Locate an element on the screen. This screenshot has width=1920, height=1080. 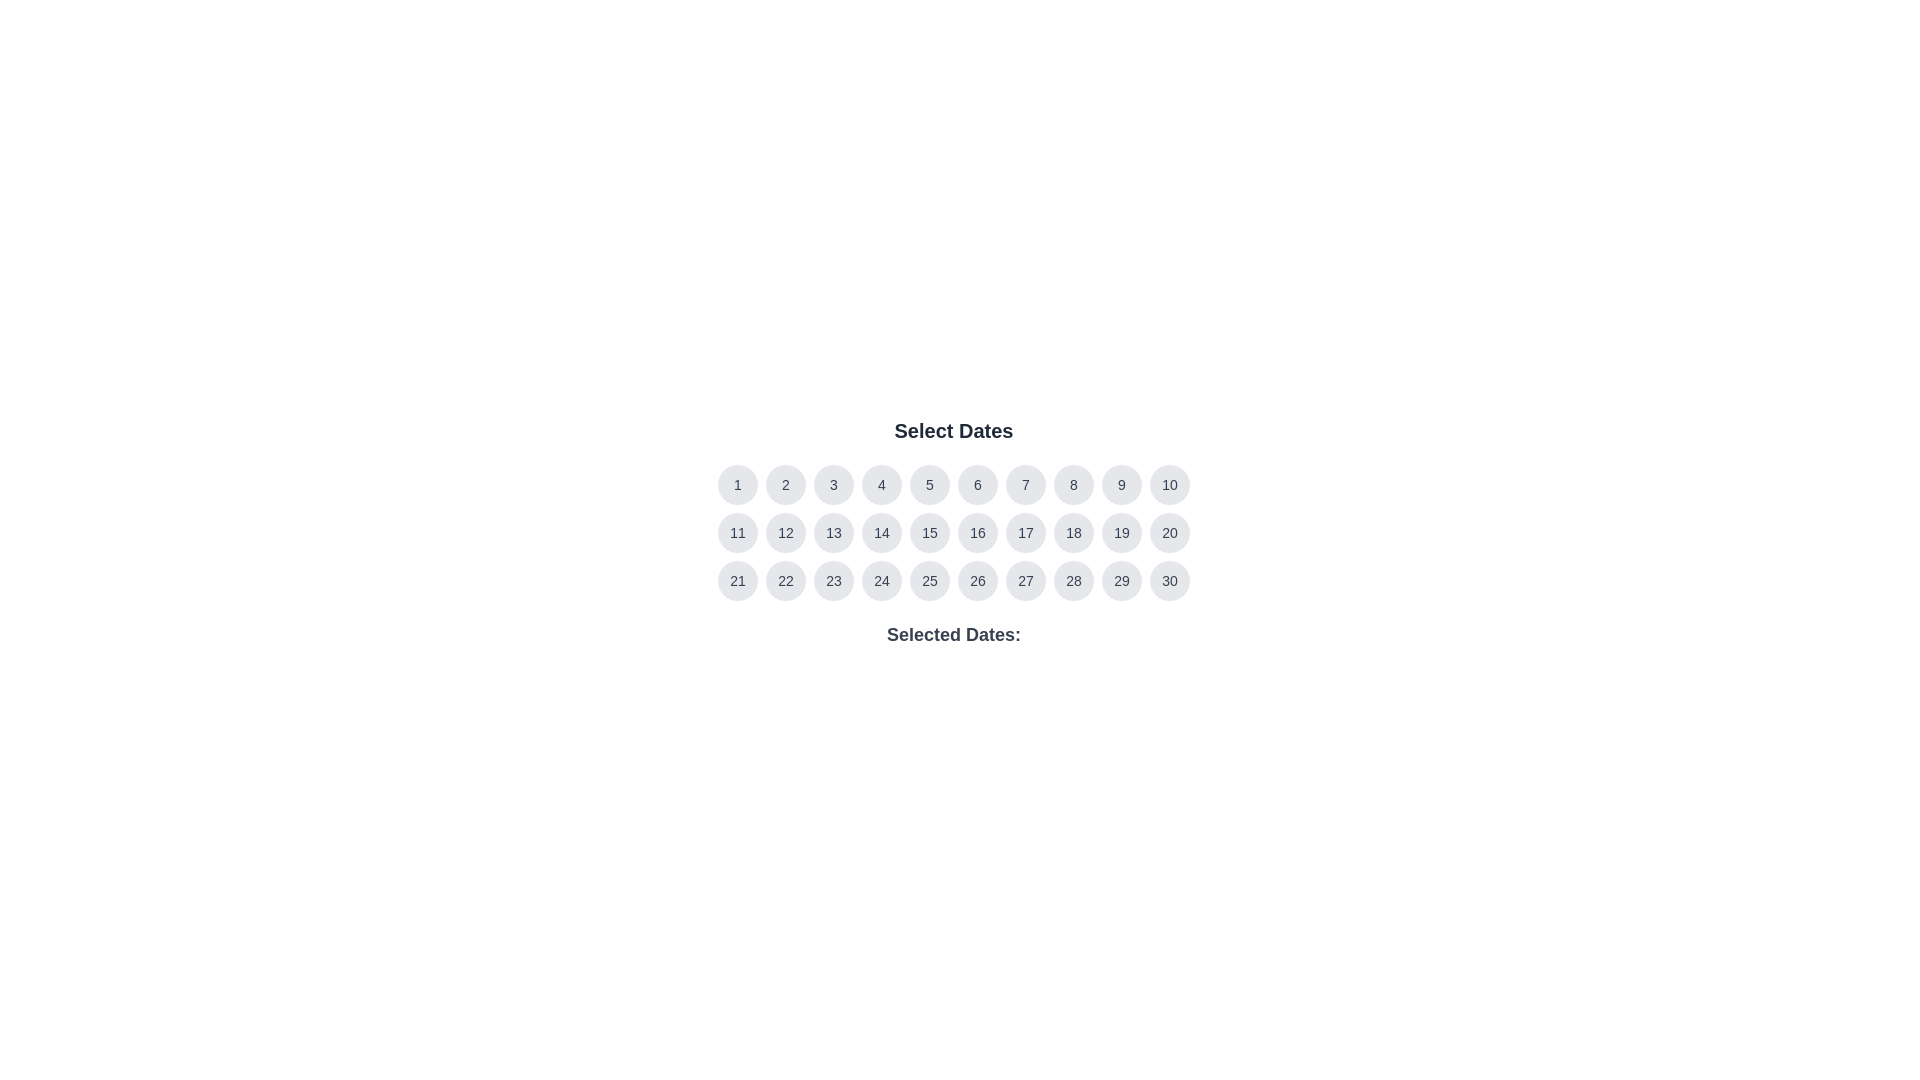
the circular button displaying the number '13' is located at coordinates (834, 531).